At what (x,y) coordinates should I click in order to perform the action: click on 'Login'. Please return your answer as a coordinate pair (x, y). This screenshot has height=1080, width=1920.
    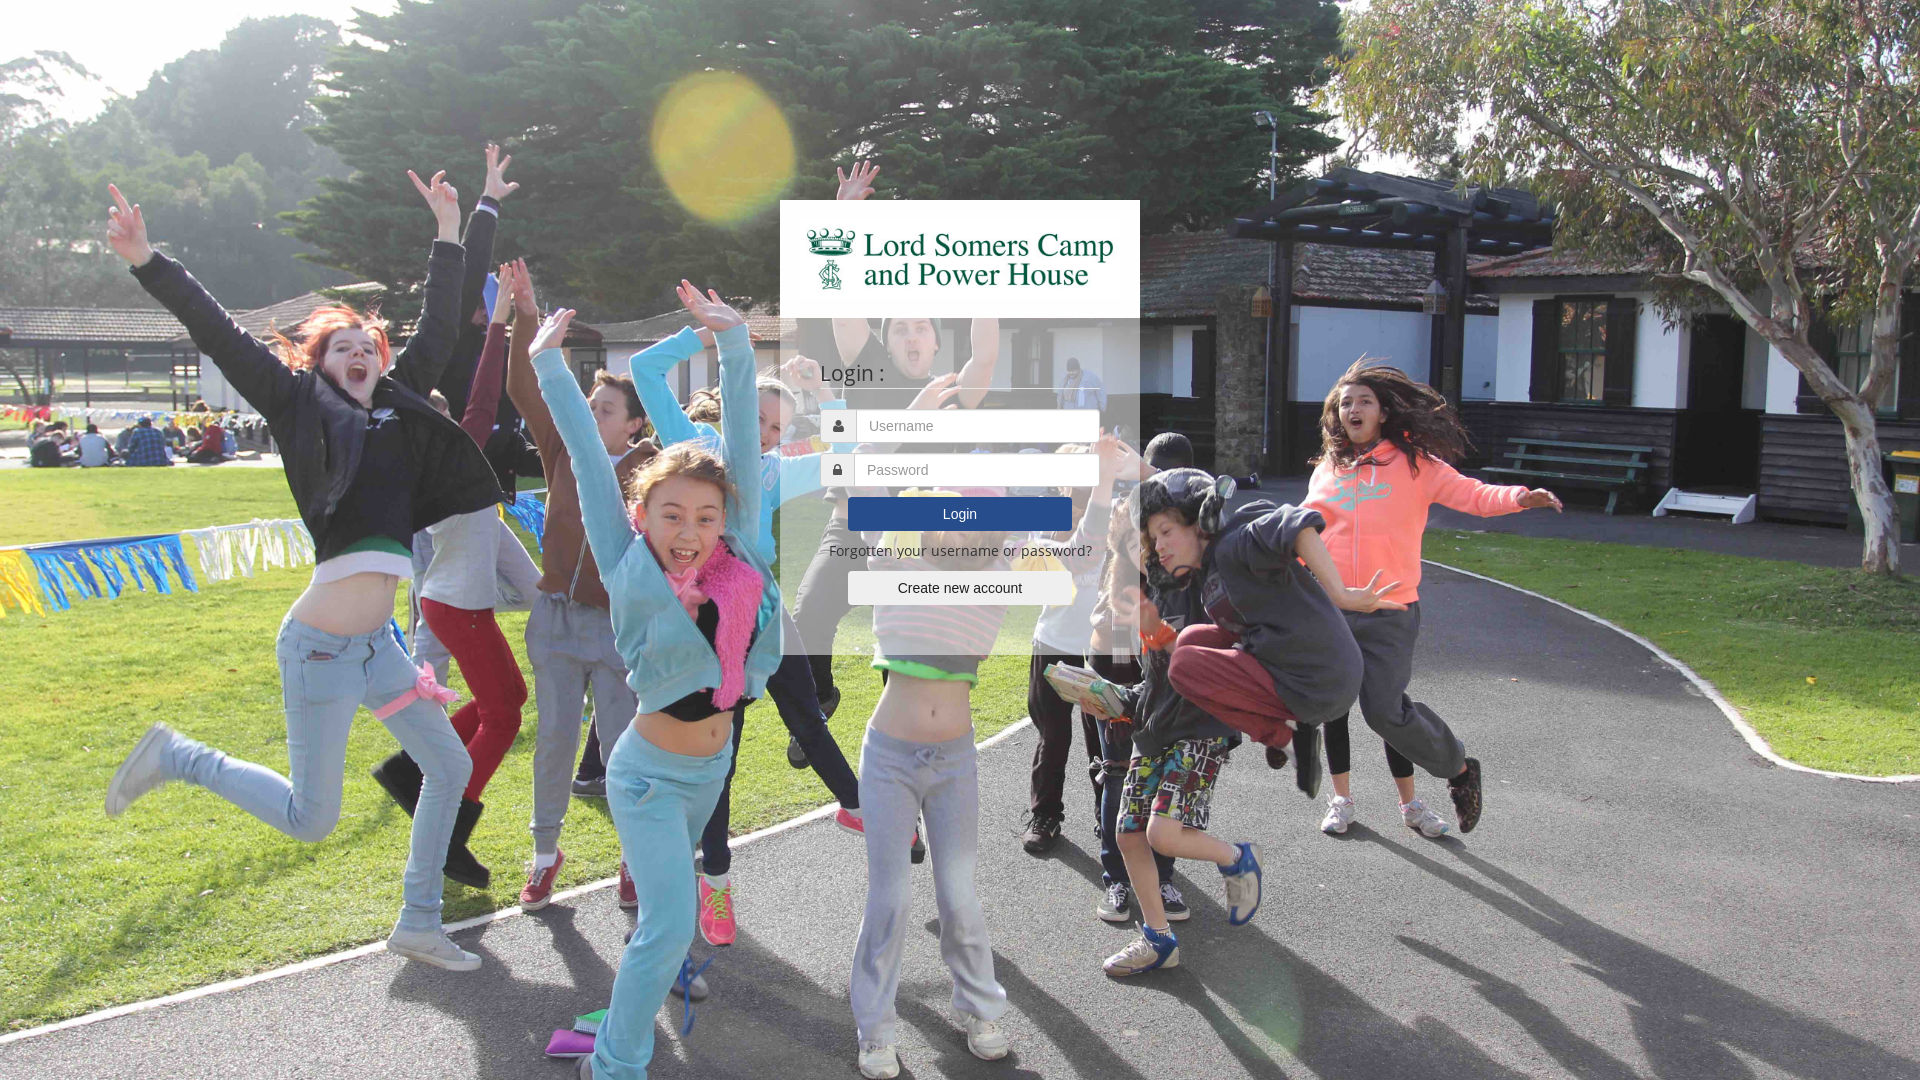
    Looking at the image, I should click on (960, 512).